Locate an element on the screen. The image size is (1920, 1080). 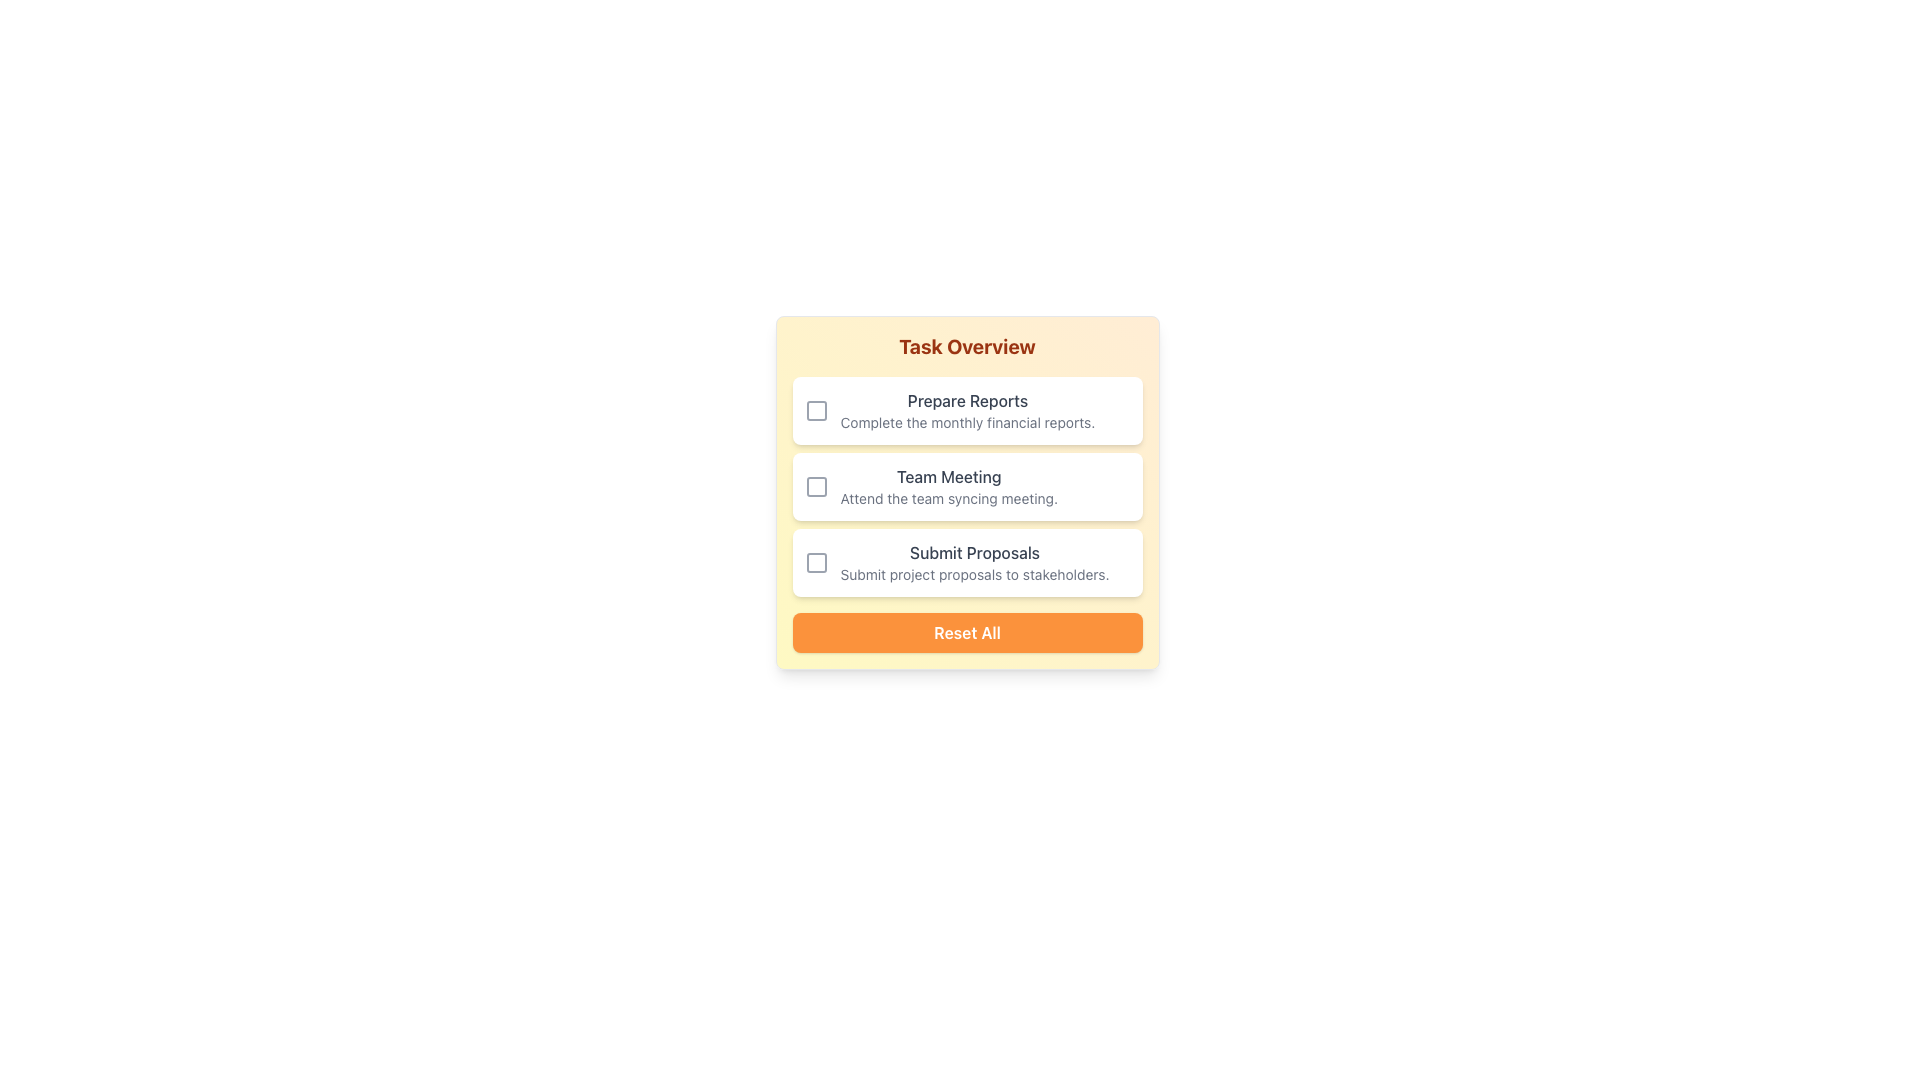
the text label displaying 'Prepare Reports' located at the top of the task card titled 'Task Overview' is located at coordinates (967, 401).